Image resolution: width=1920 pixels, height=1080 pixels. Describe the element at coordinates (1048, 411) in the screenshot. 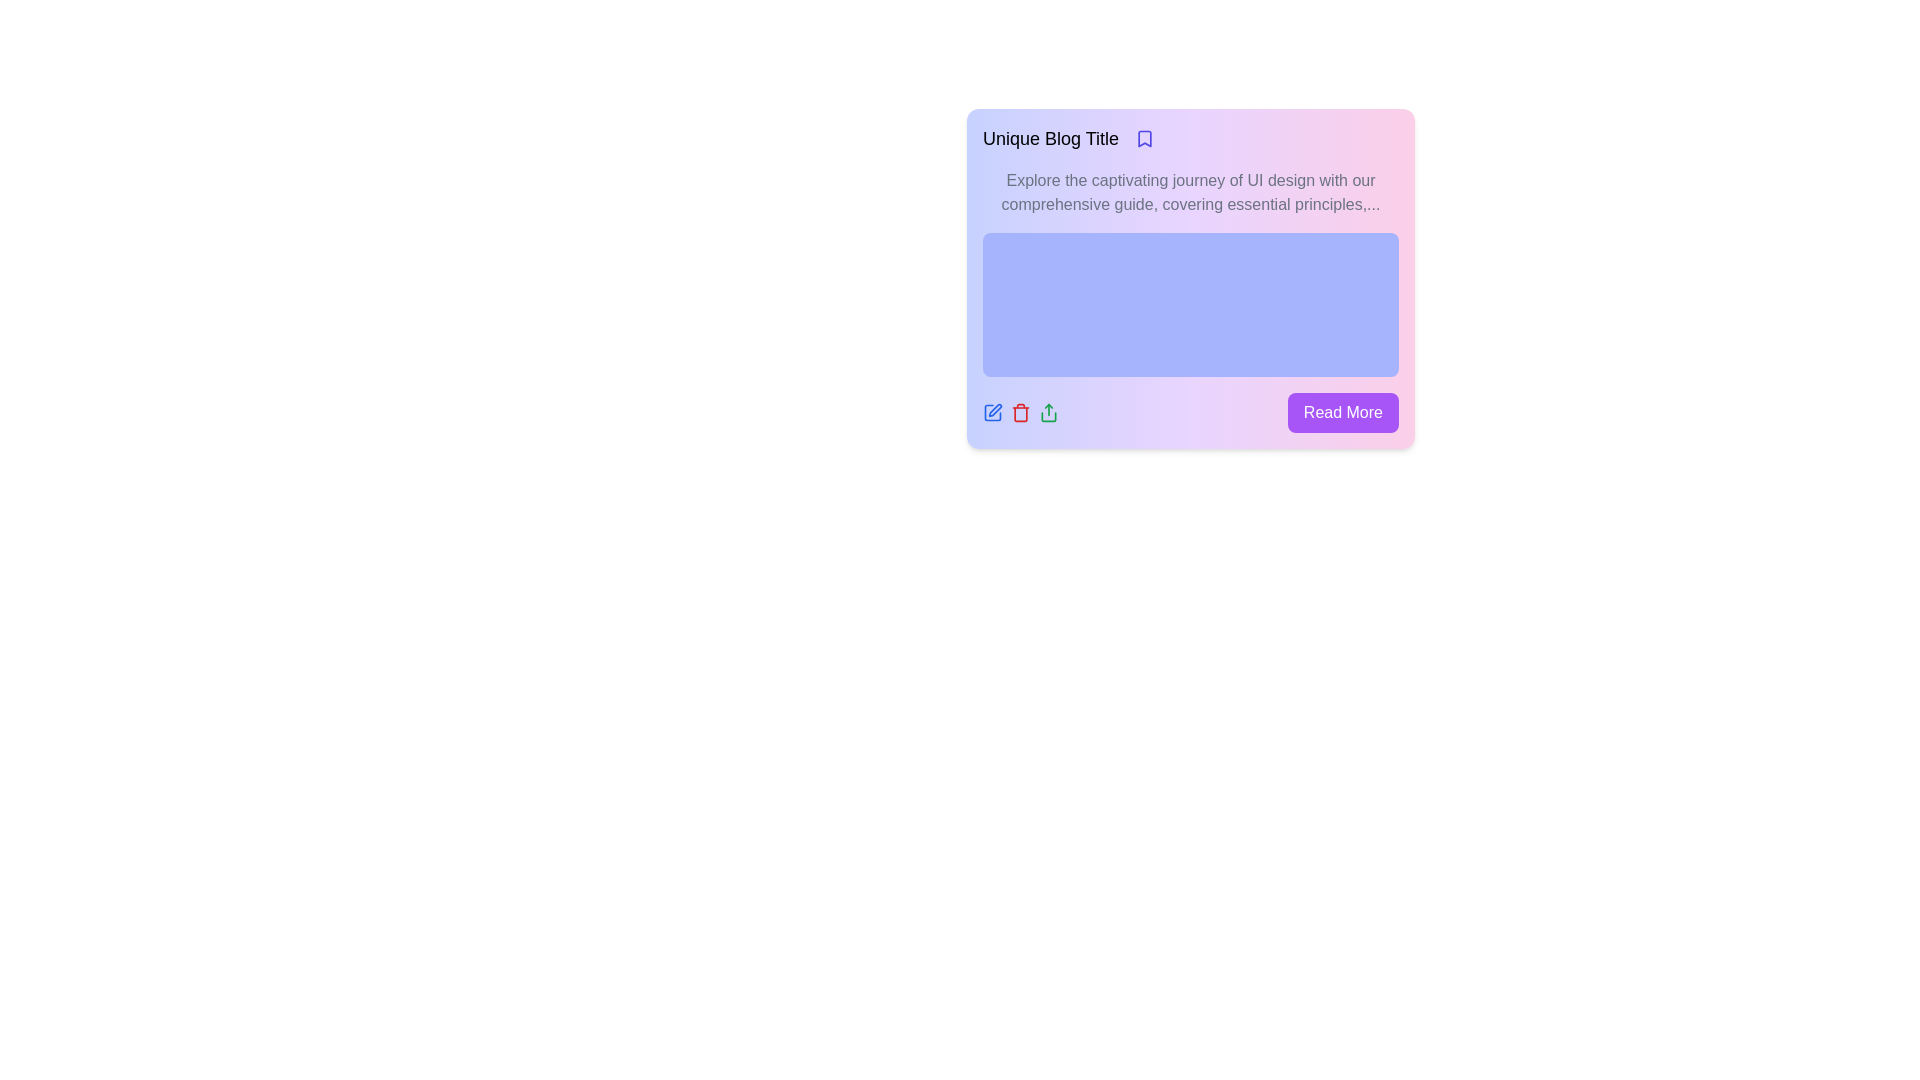

I see `the share icon located at the bottom-left corner of the card interface` at that location.